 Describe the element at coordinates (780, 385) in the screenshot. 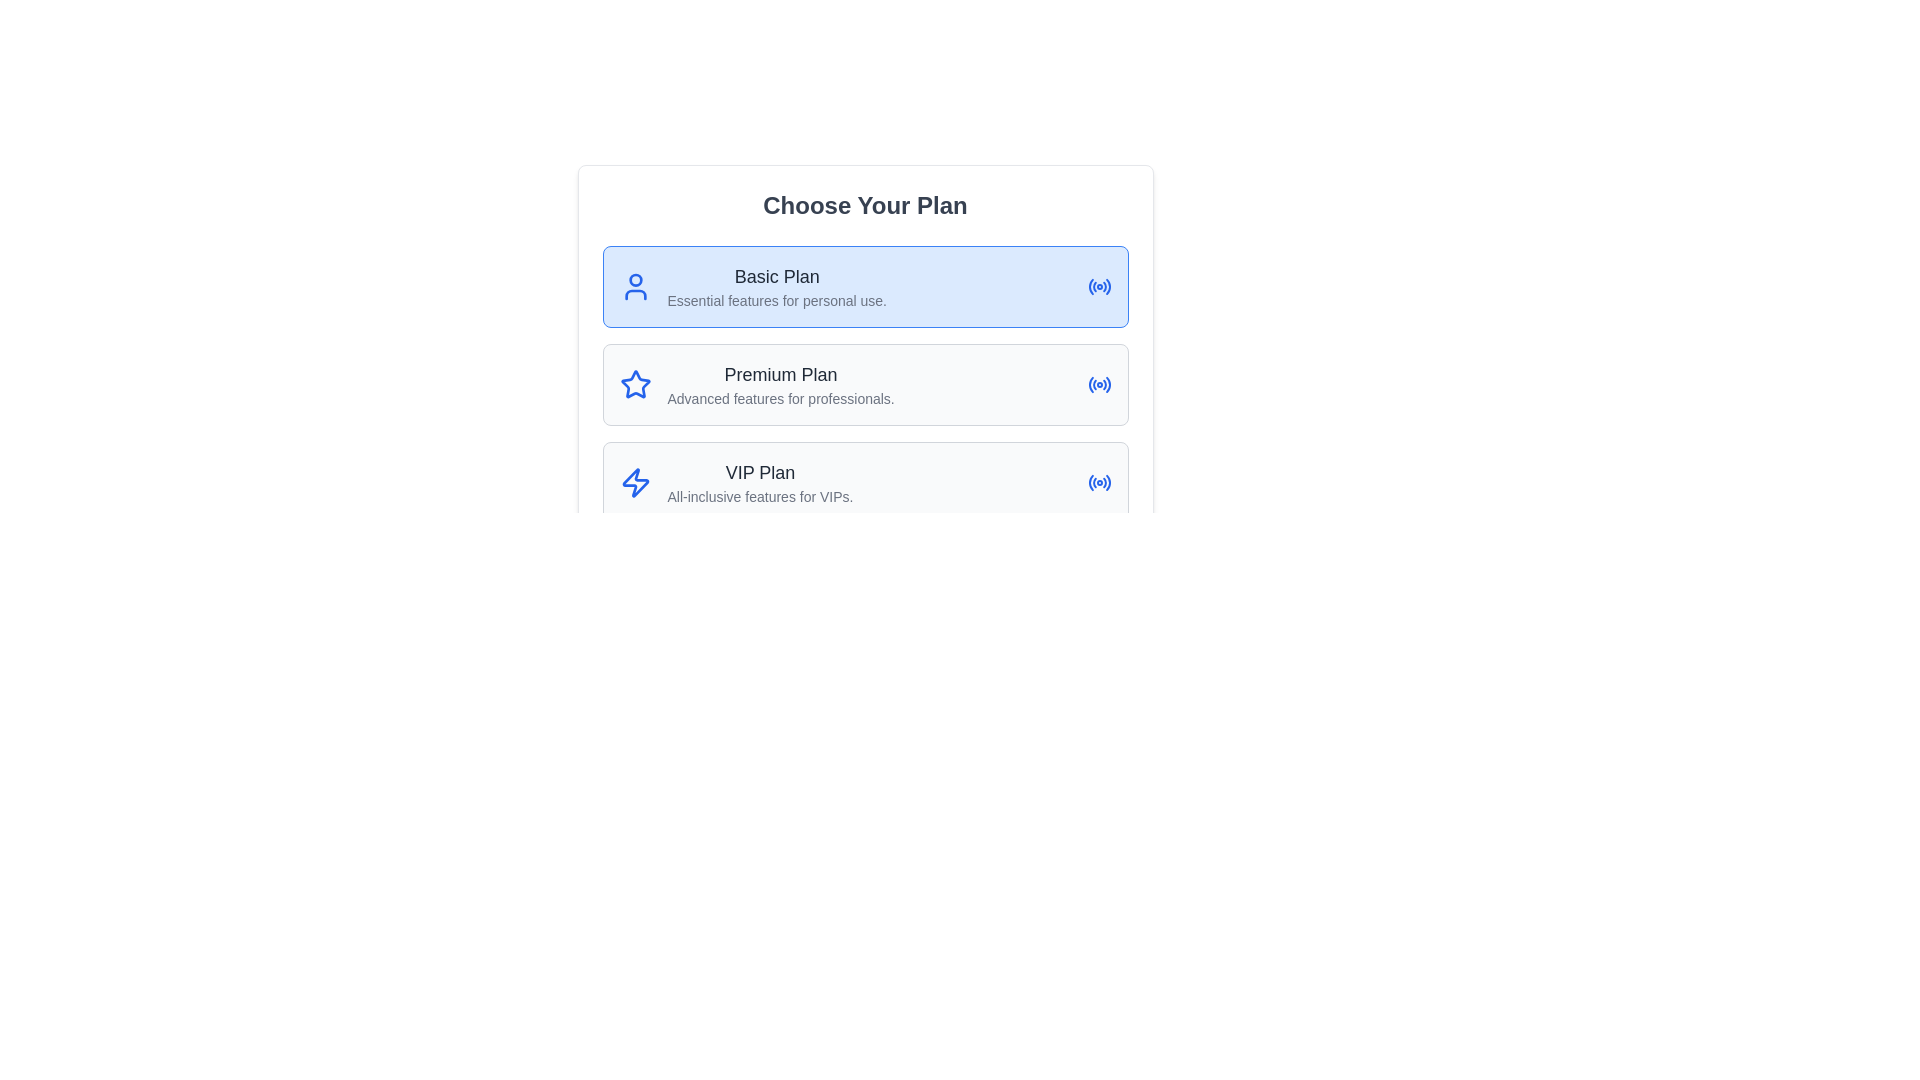

I see `details about the 'Premium Plan' choice in the subscription selection interface, which is the second option in the vertical list of plans within the 'Choose Your Plan' panel` at that location.